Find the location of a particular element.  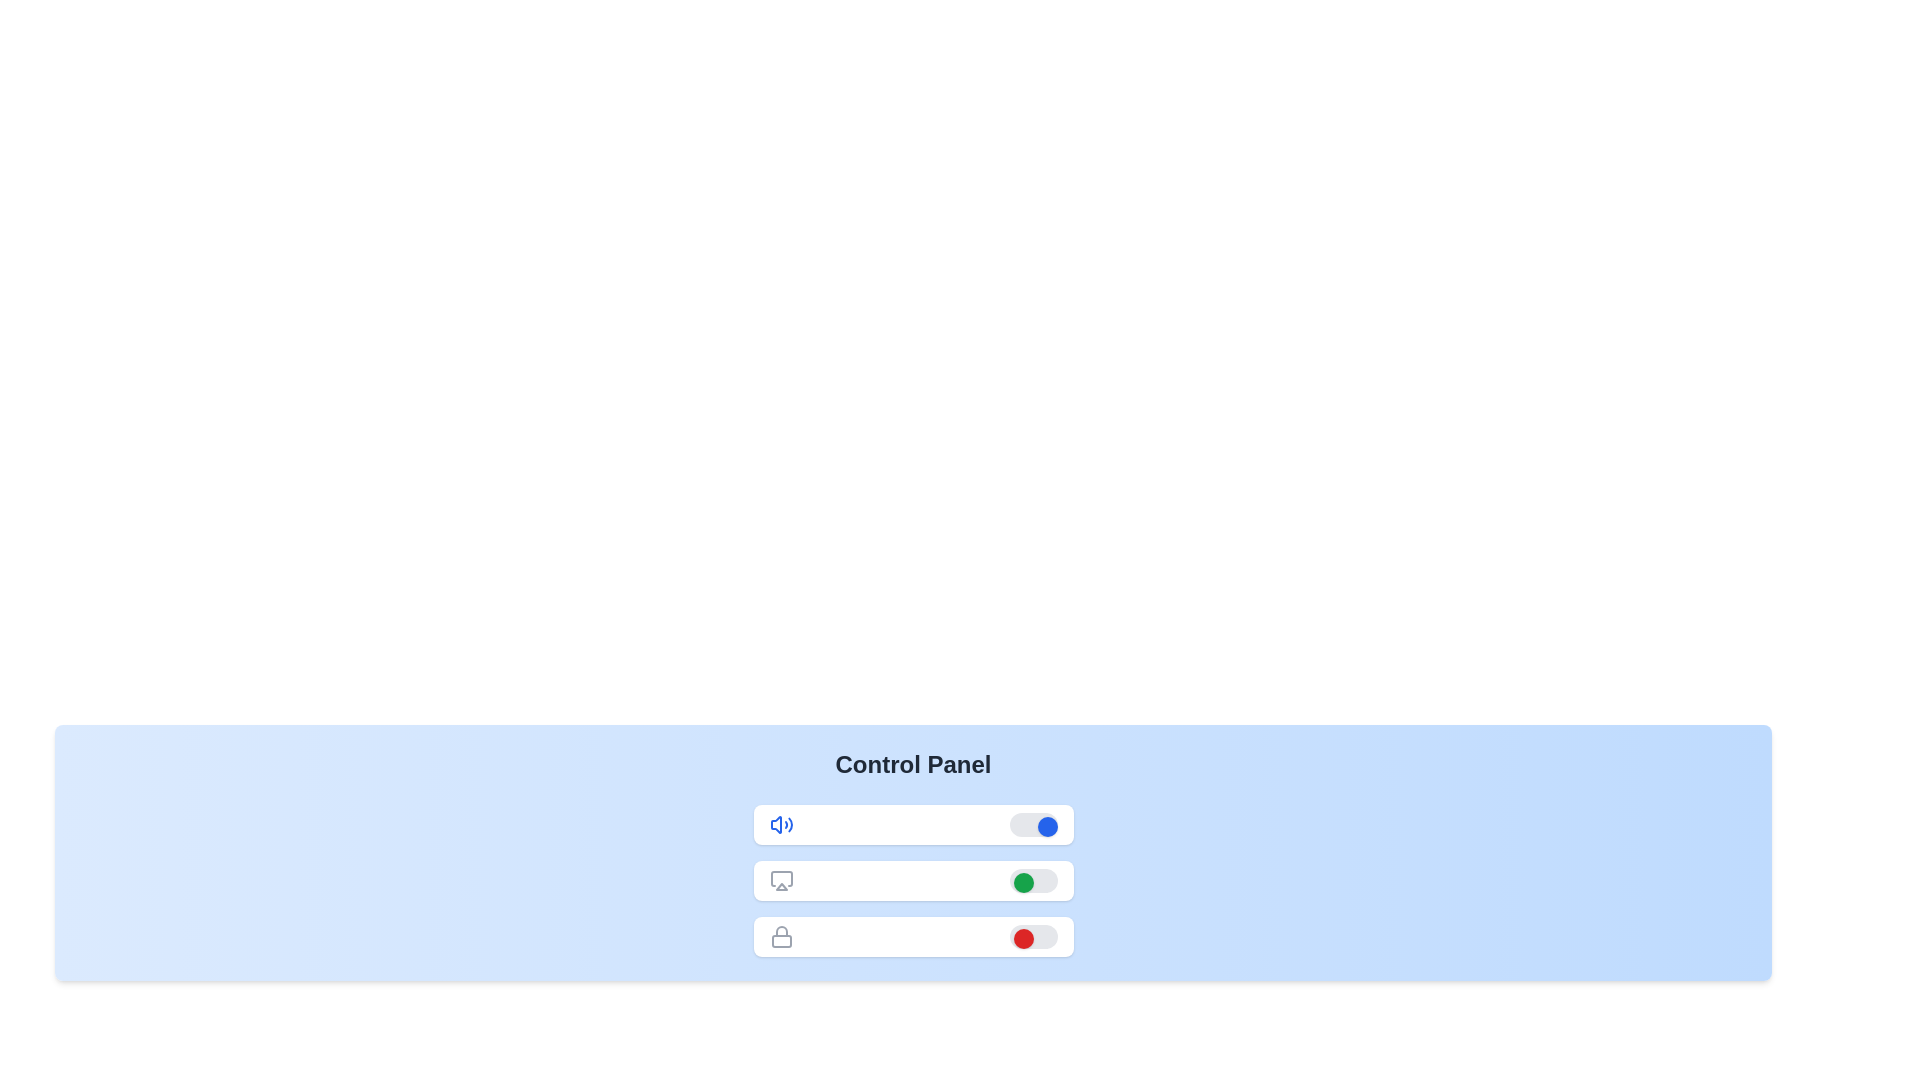

the gray lock icon in the control panel, which is the third item in the third row, positioned to the left of a toggle switch is located at coordinates (780, 937).